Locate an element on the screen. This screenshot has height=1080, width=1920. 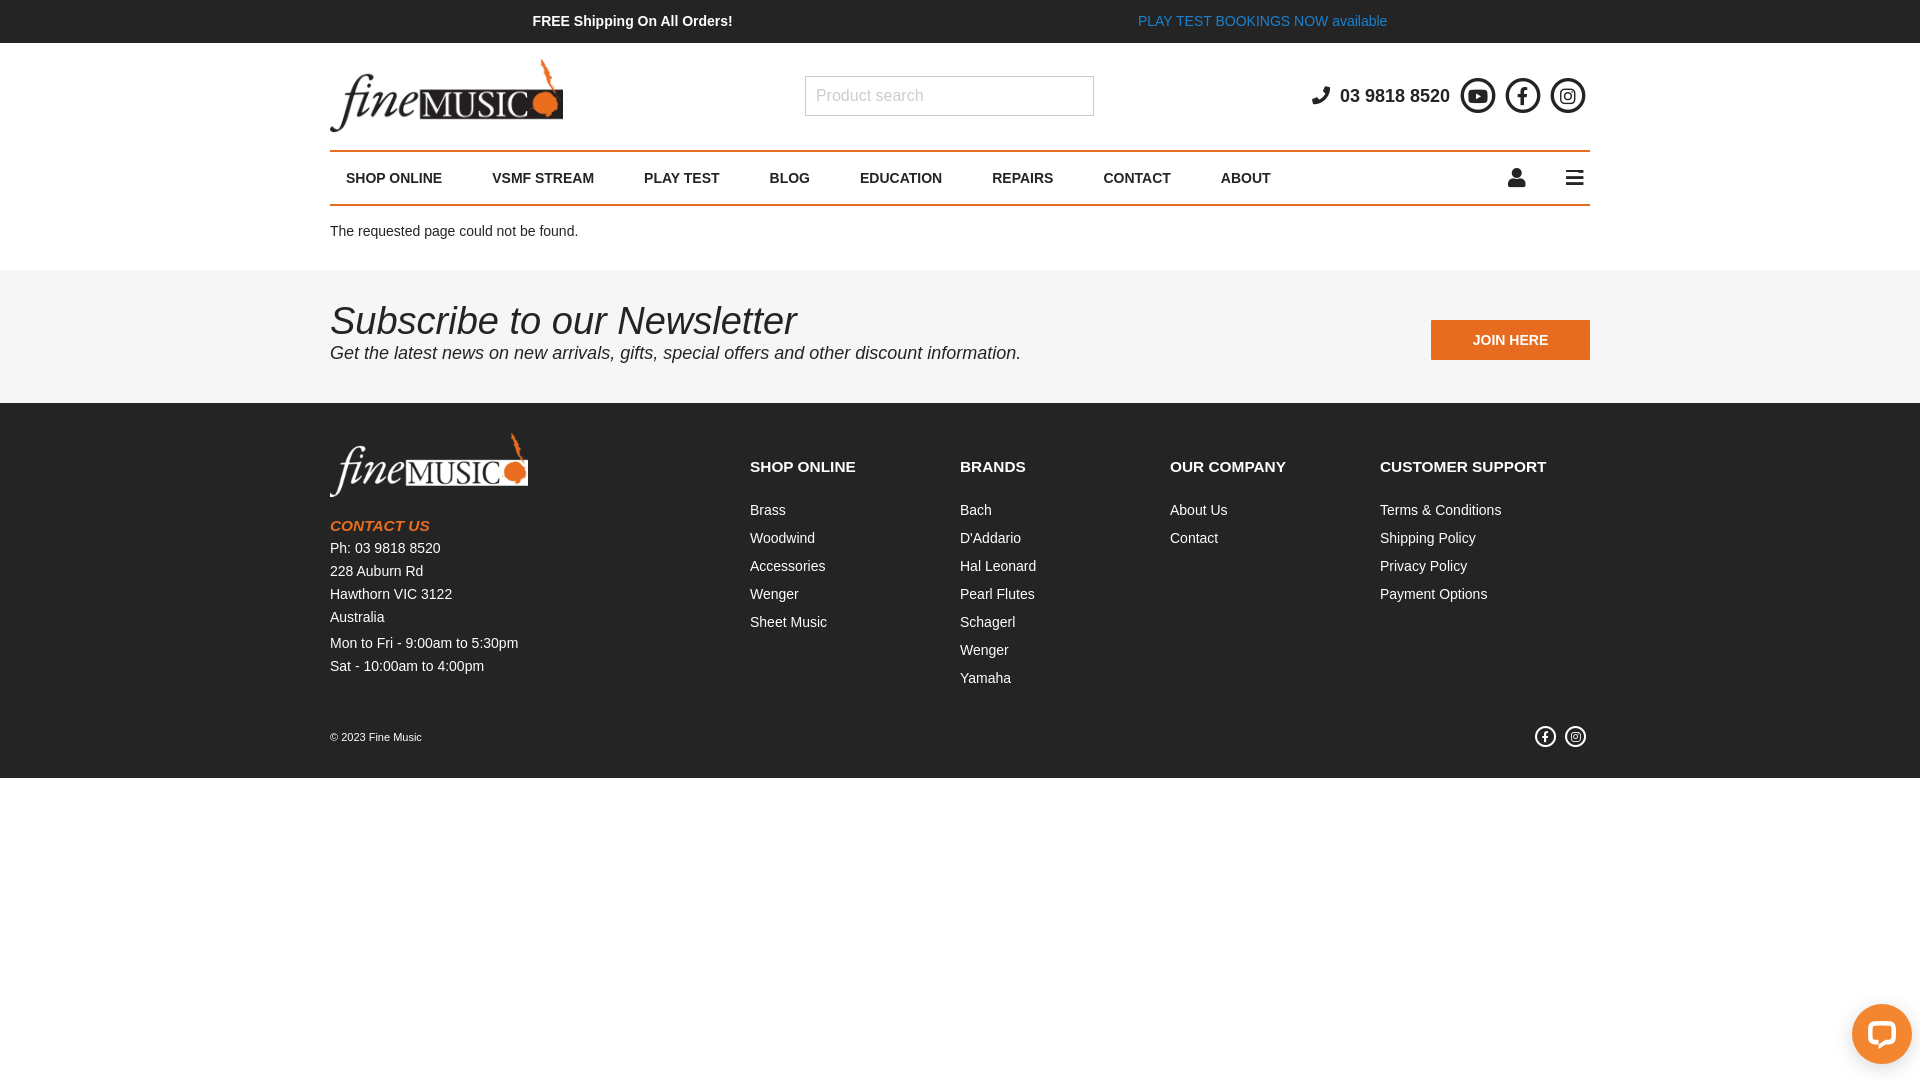
'Sheet Music' is located at coordinates (787, 620).